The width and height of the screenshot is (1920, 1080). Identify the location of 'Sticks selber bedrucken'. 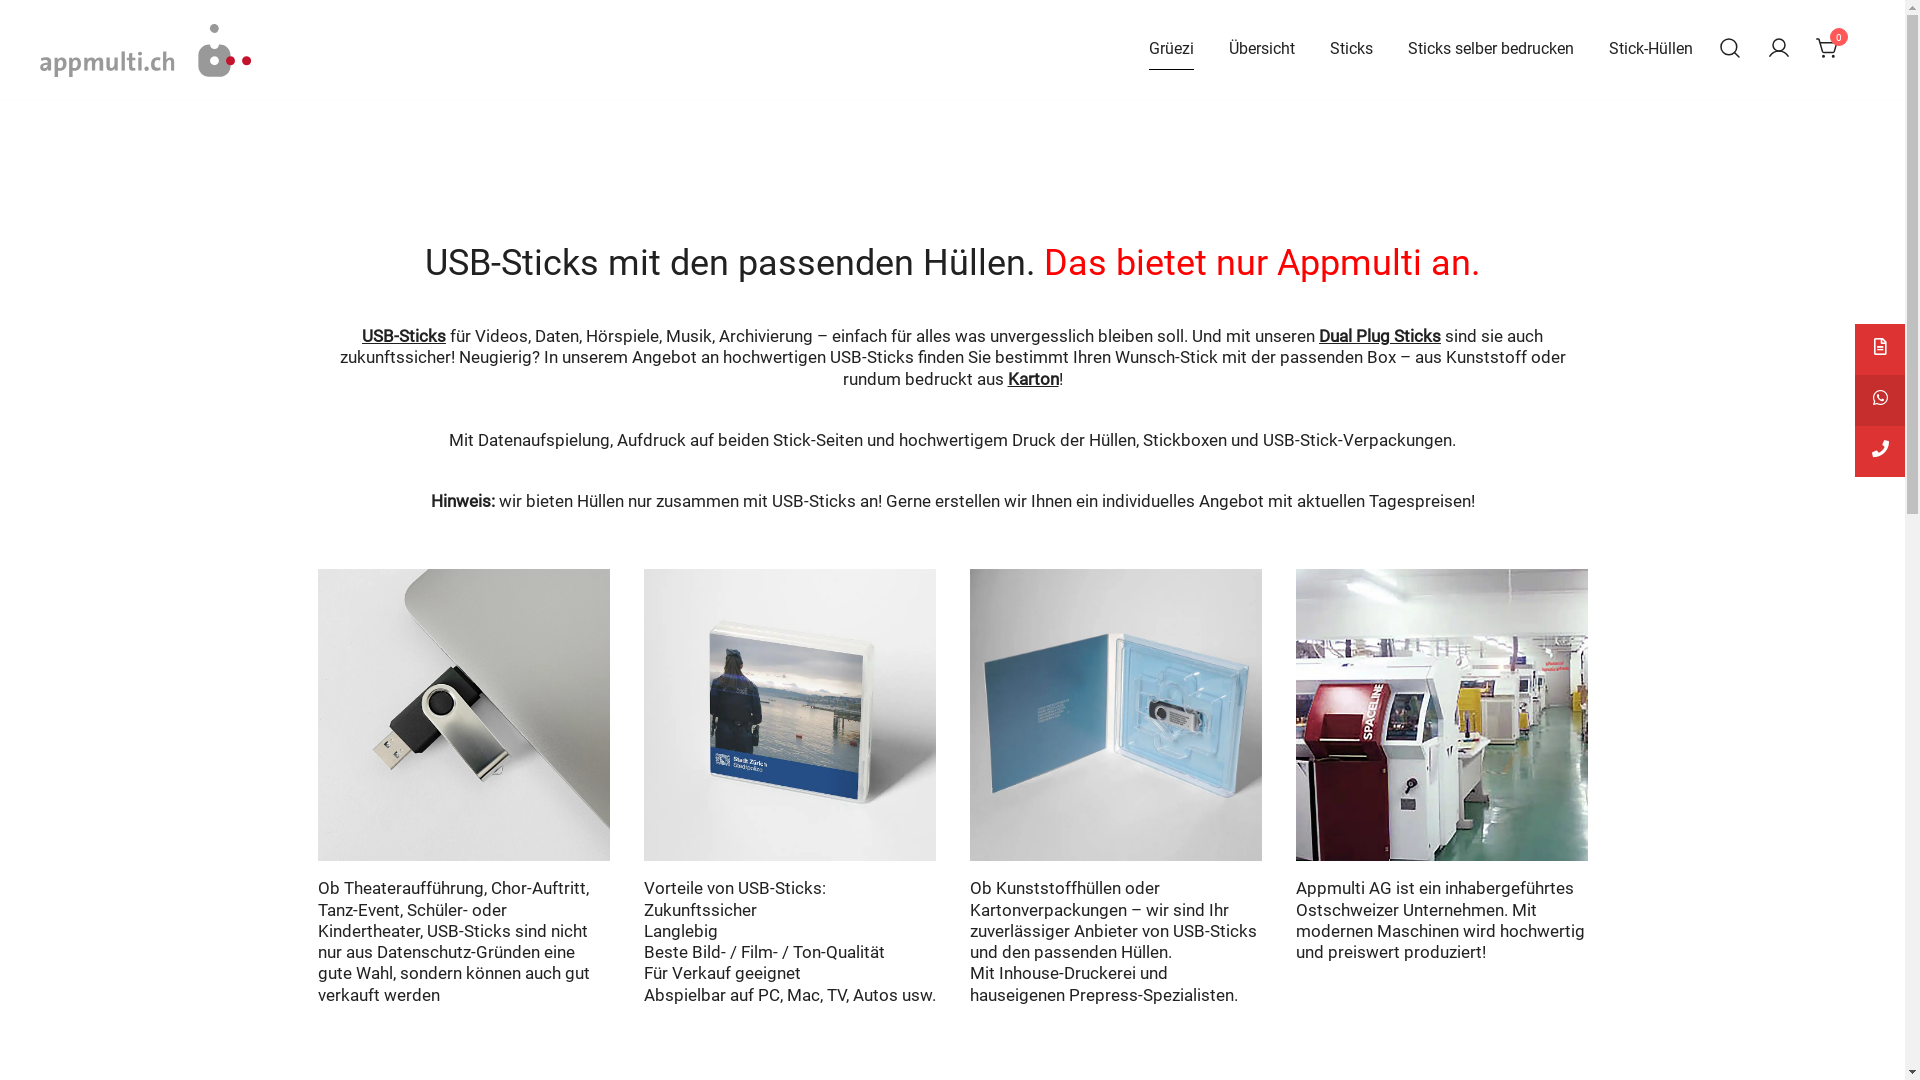
(1491, 48).